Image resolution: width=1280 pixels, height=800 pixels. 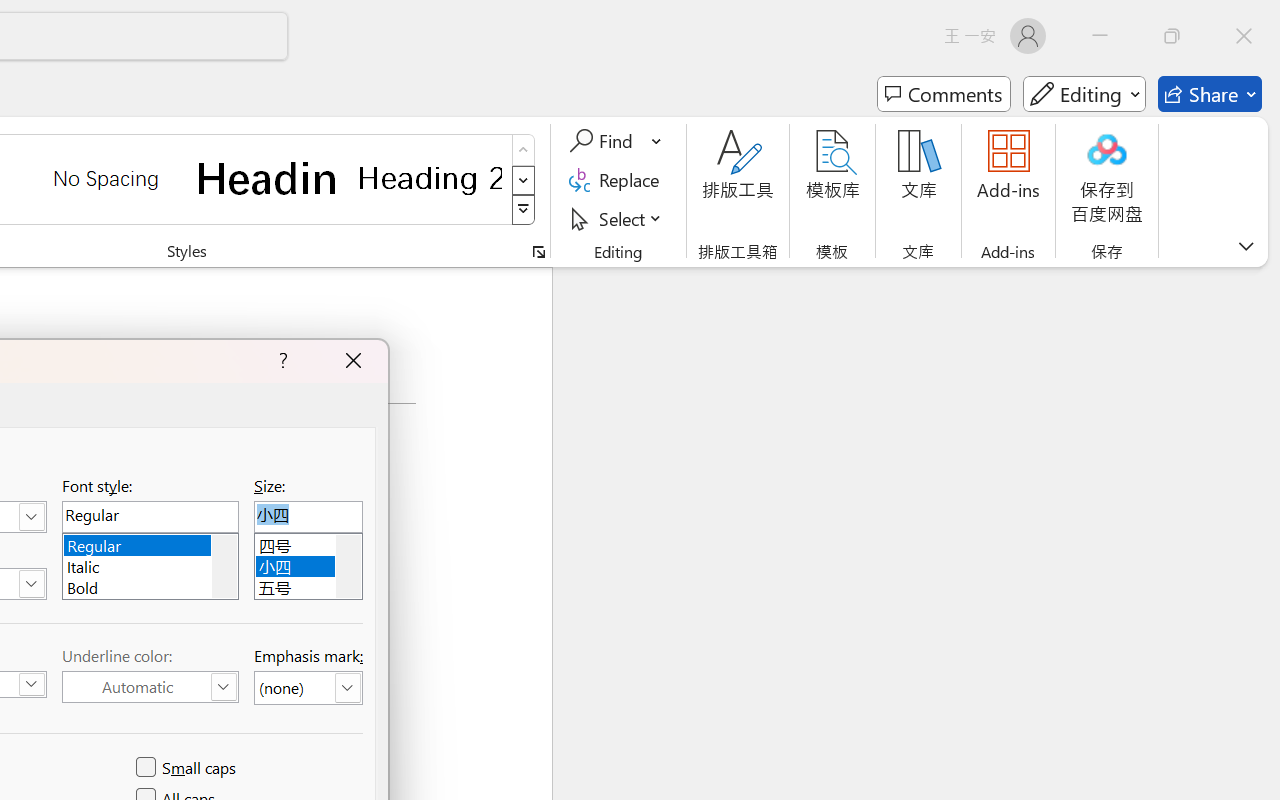 I want to click on 'Underline Color (Automatic)', so click(x=149, y=687).